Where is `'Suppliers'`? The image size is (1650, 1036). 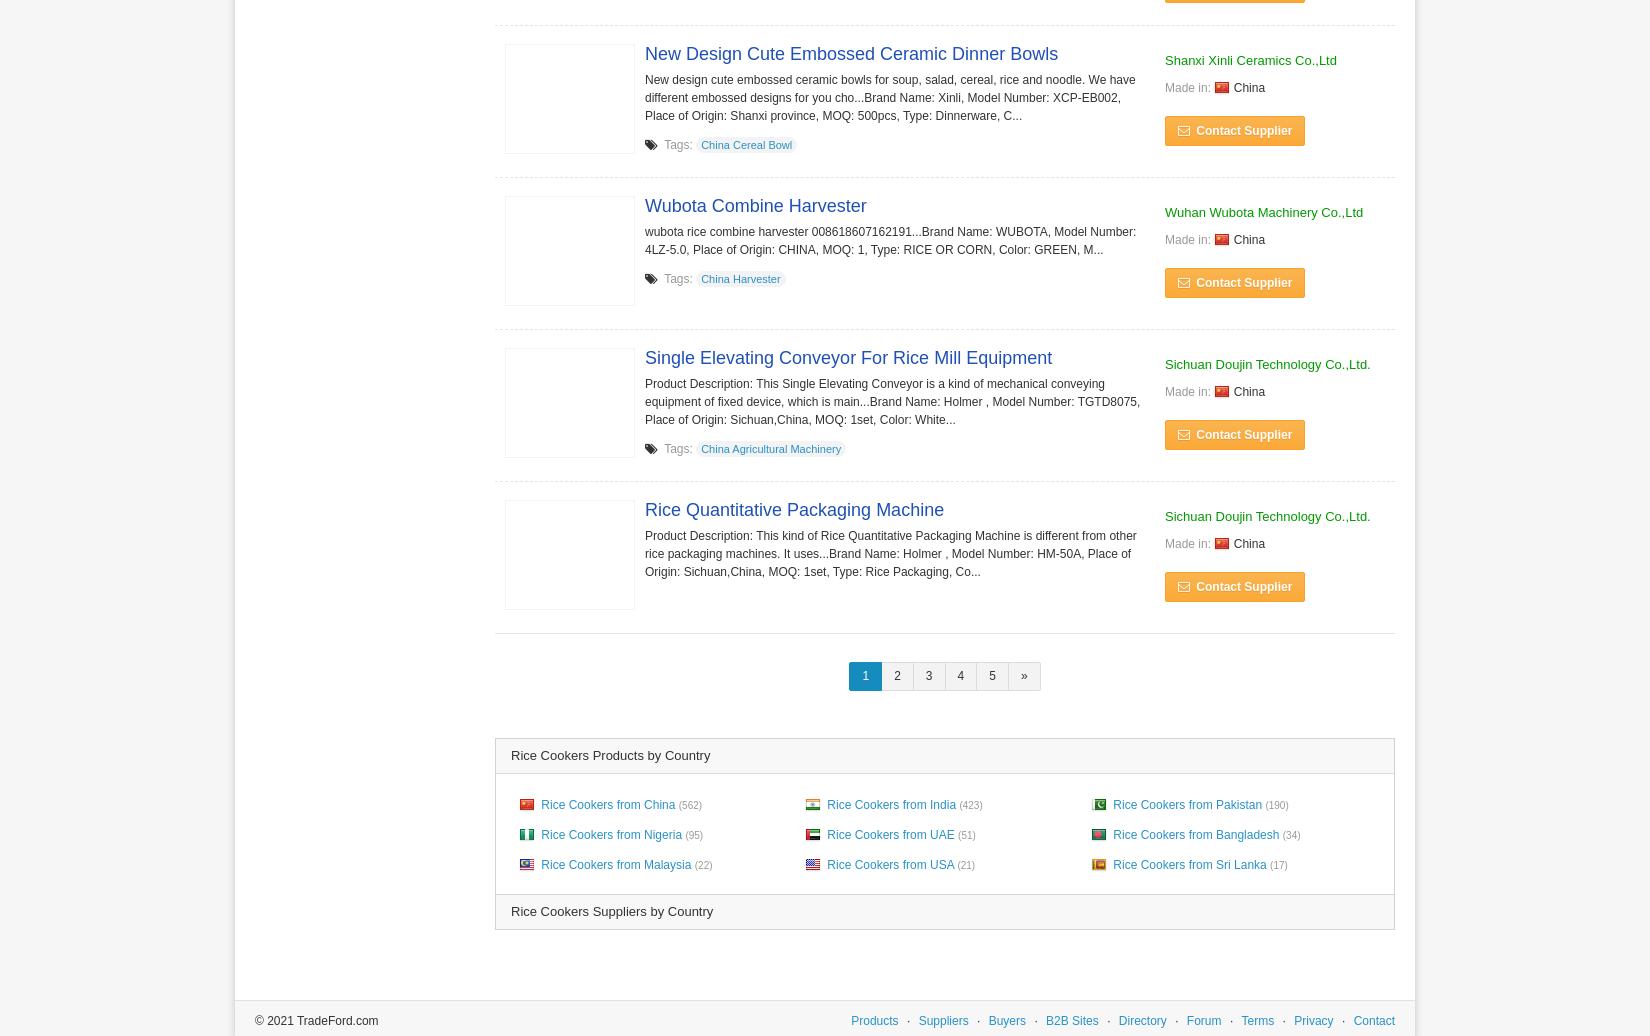
'Suppliers' is located at coordinates (918, 1020).